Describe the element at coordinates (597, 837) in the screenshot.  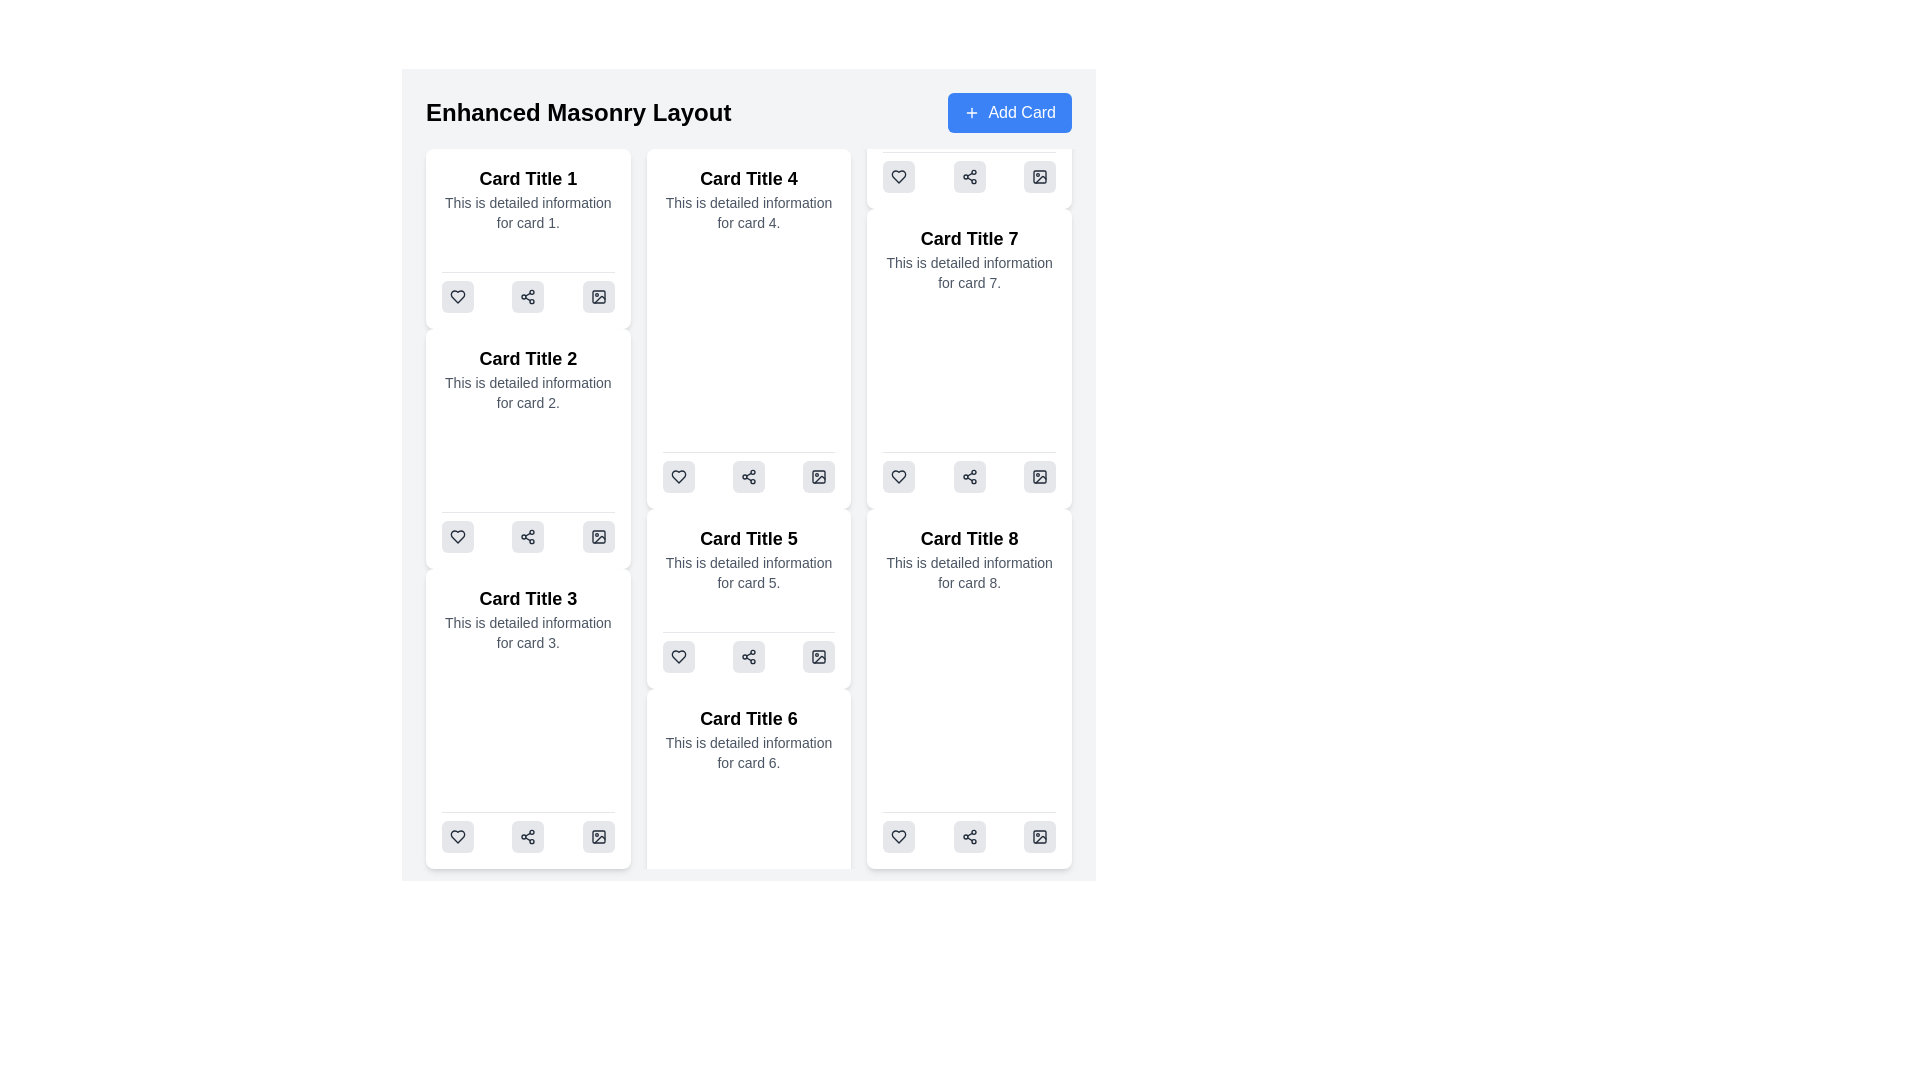
I see `the image action button located at the bottom-right corner of 'Card Title 3', which is the rightmost icon in a row of three icons` at that location.